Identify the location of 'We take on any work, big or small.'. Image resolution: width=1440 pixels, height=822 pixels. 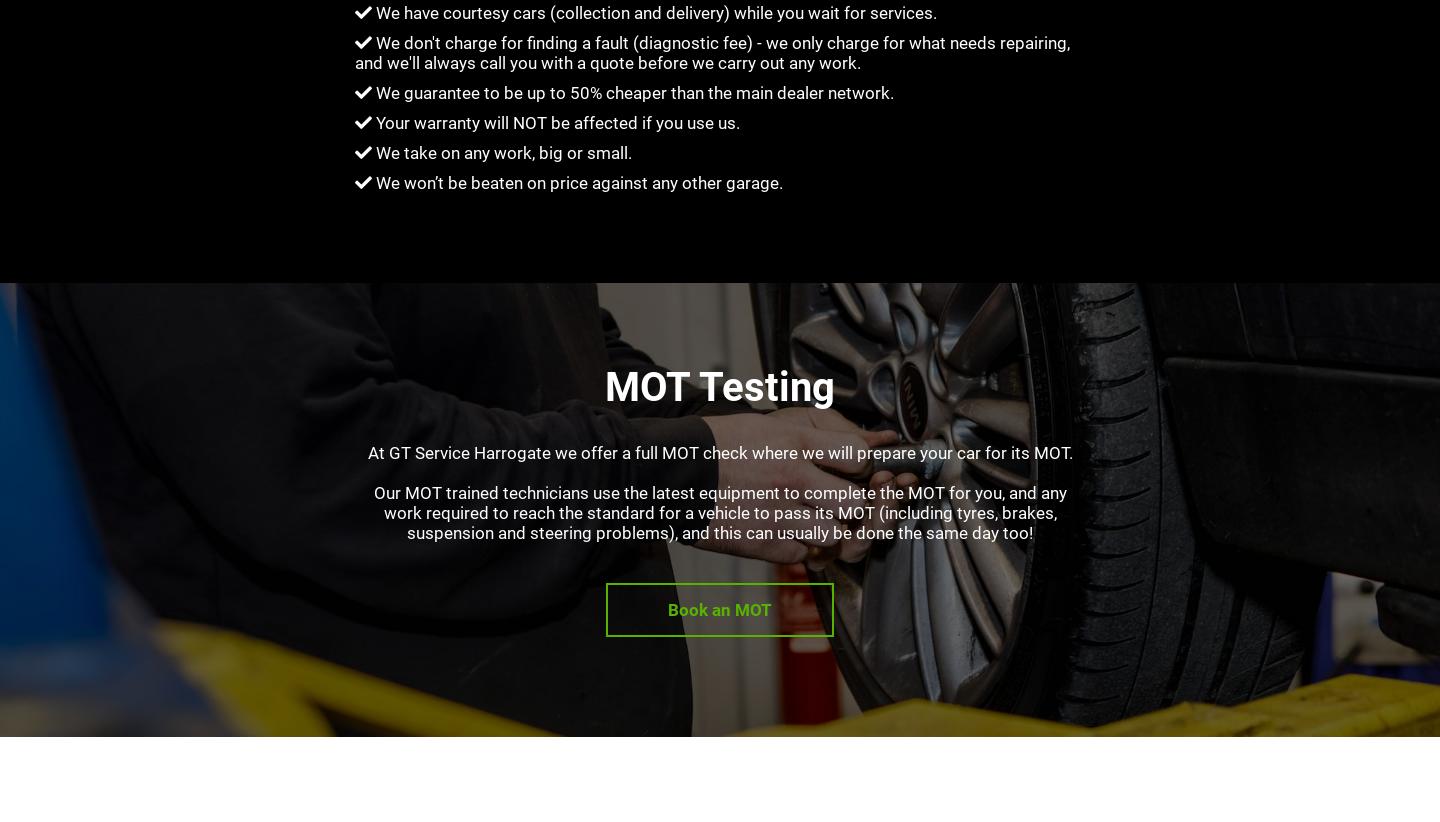
(500, 151).